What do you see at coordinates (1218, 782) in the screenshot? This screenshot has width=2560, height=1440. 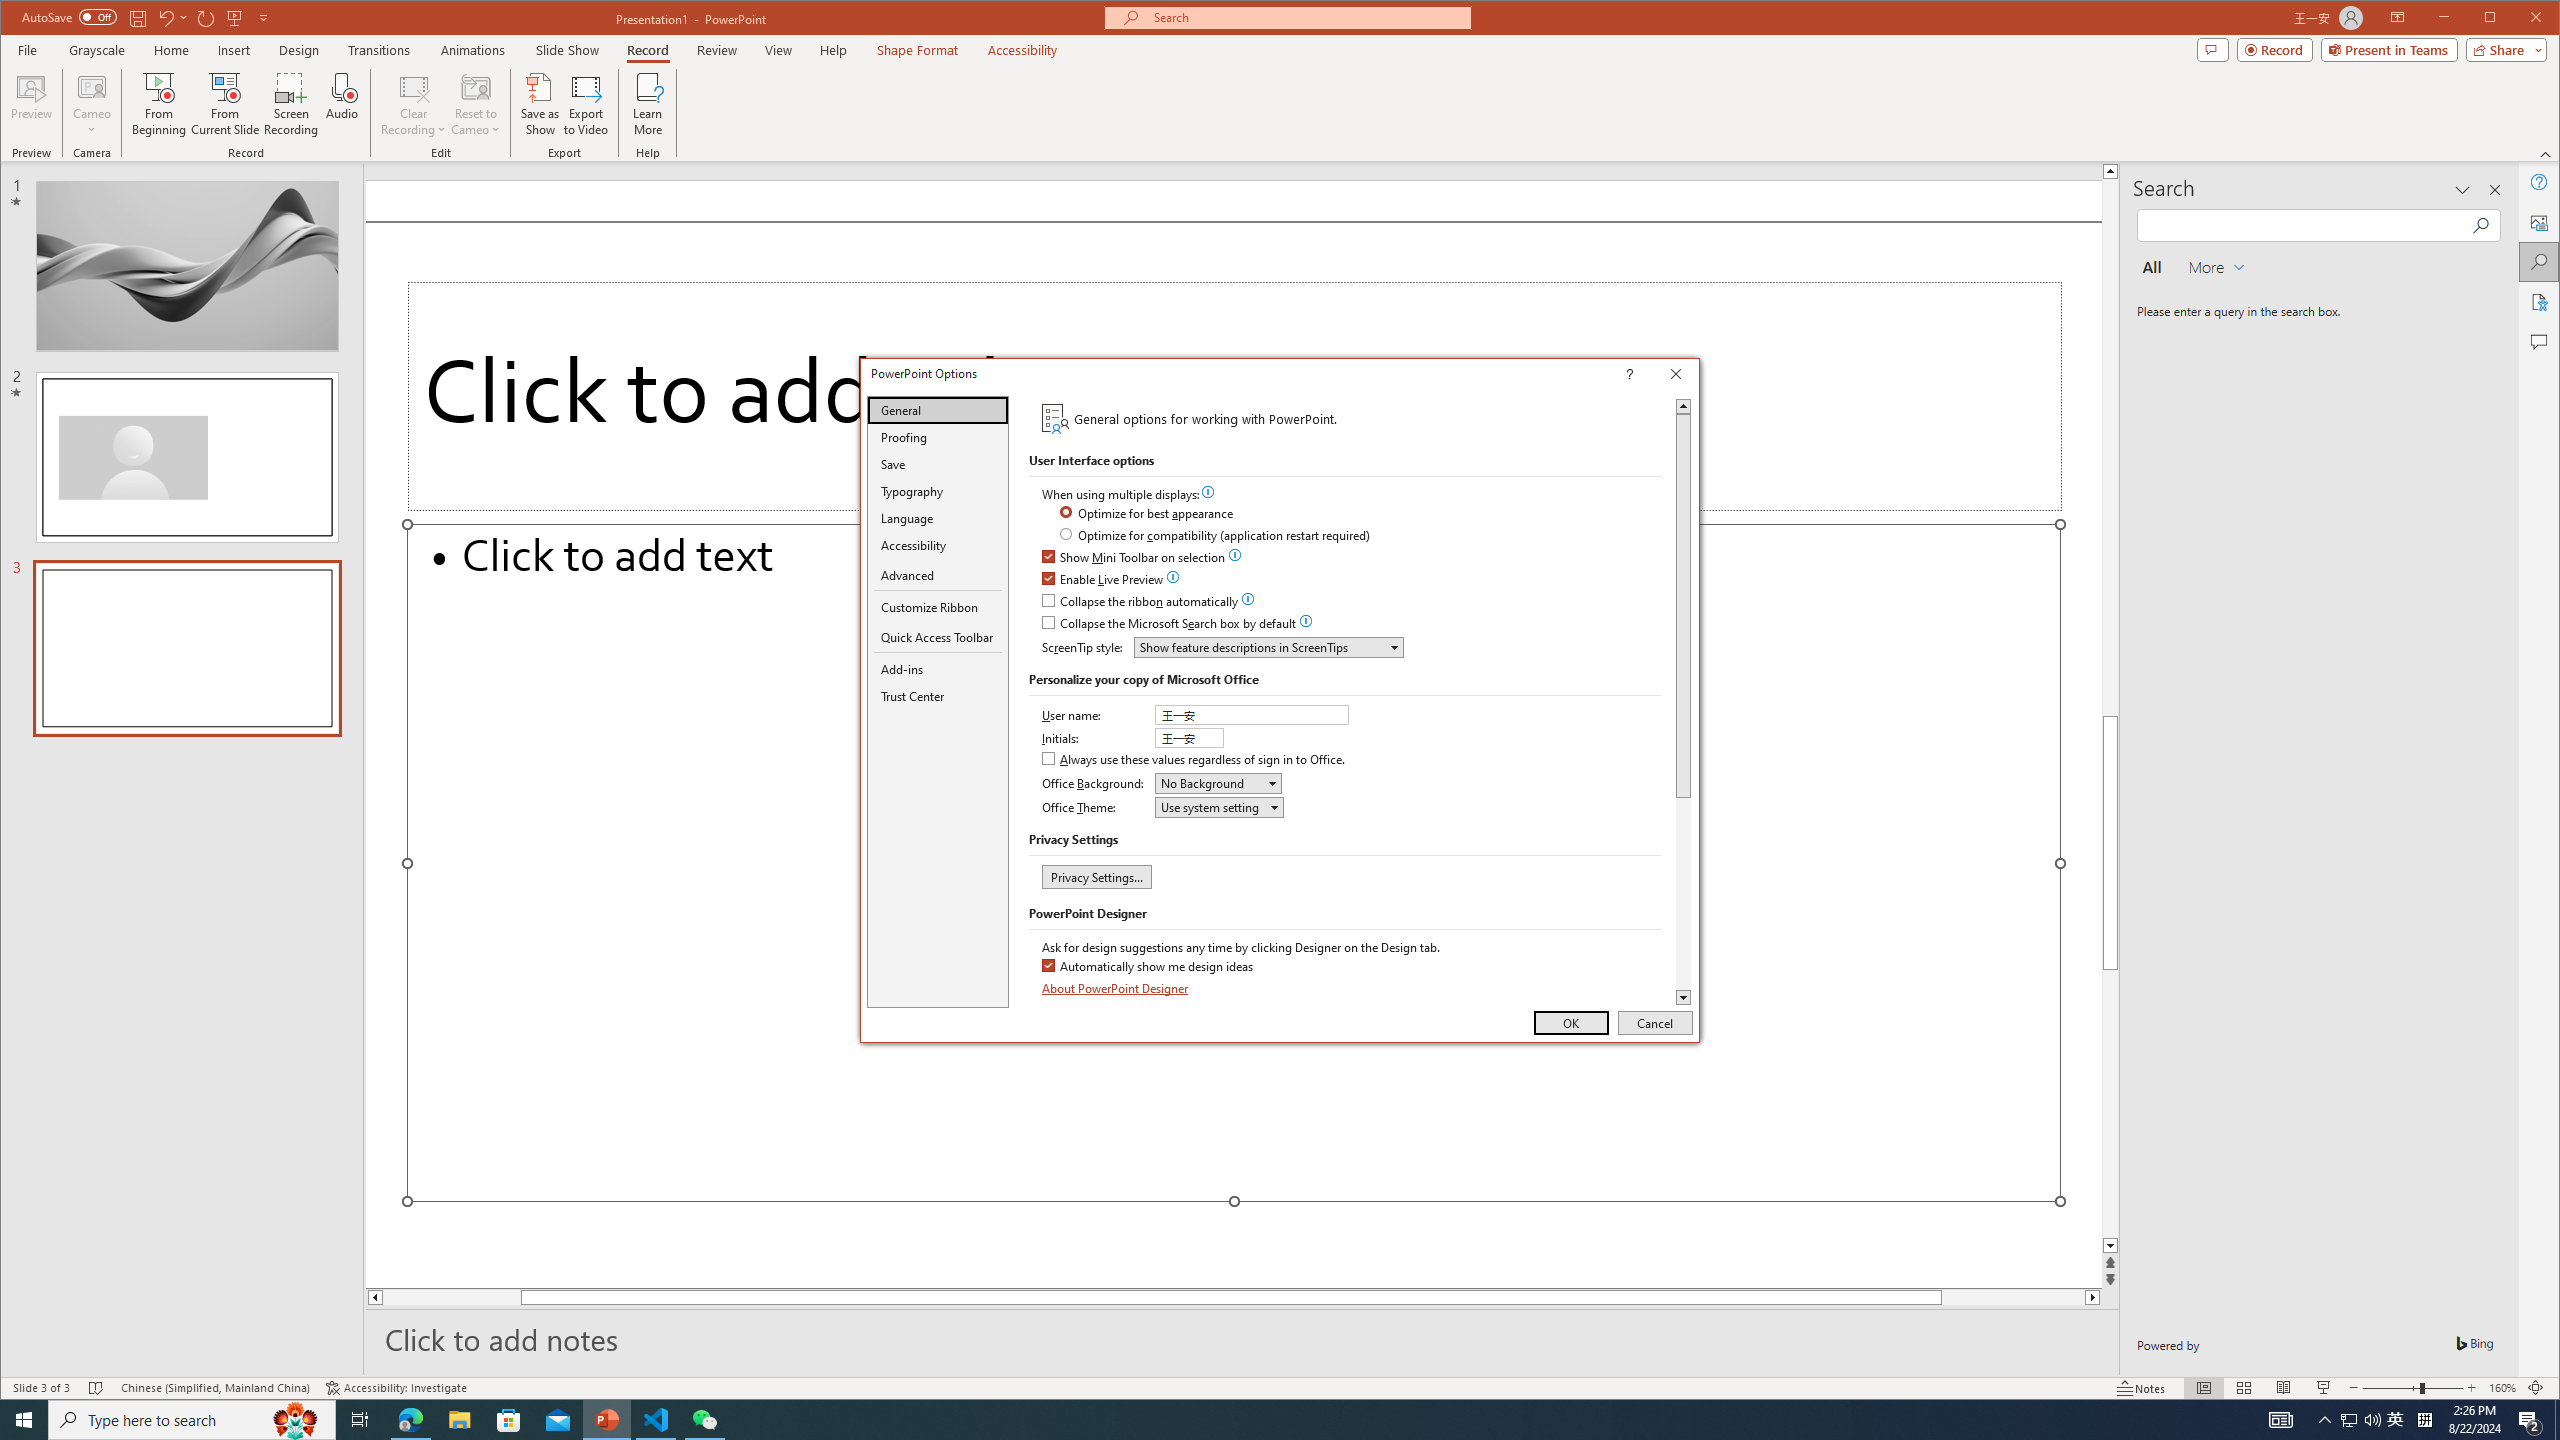 I see `'Office Background'` at bounding box center [1218, 782].